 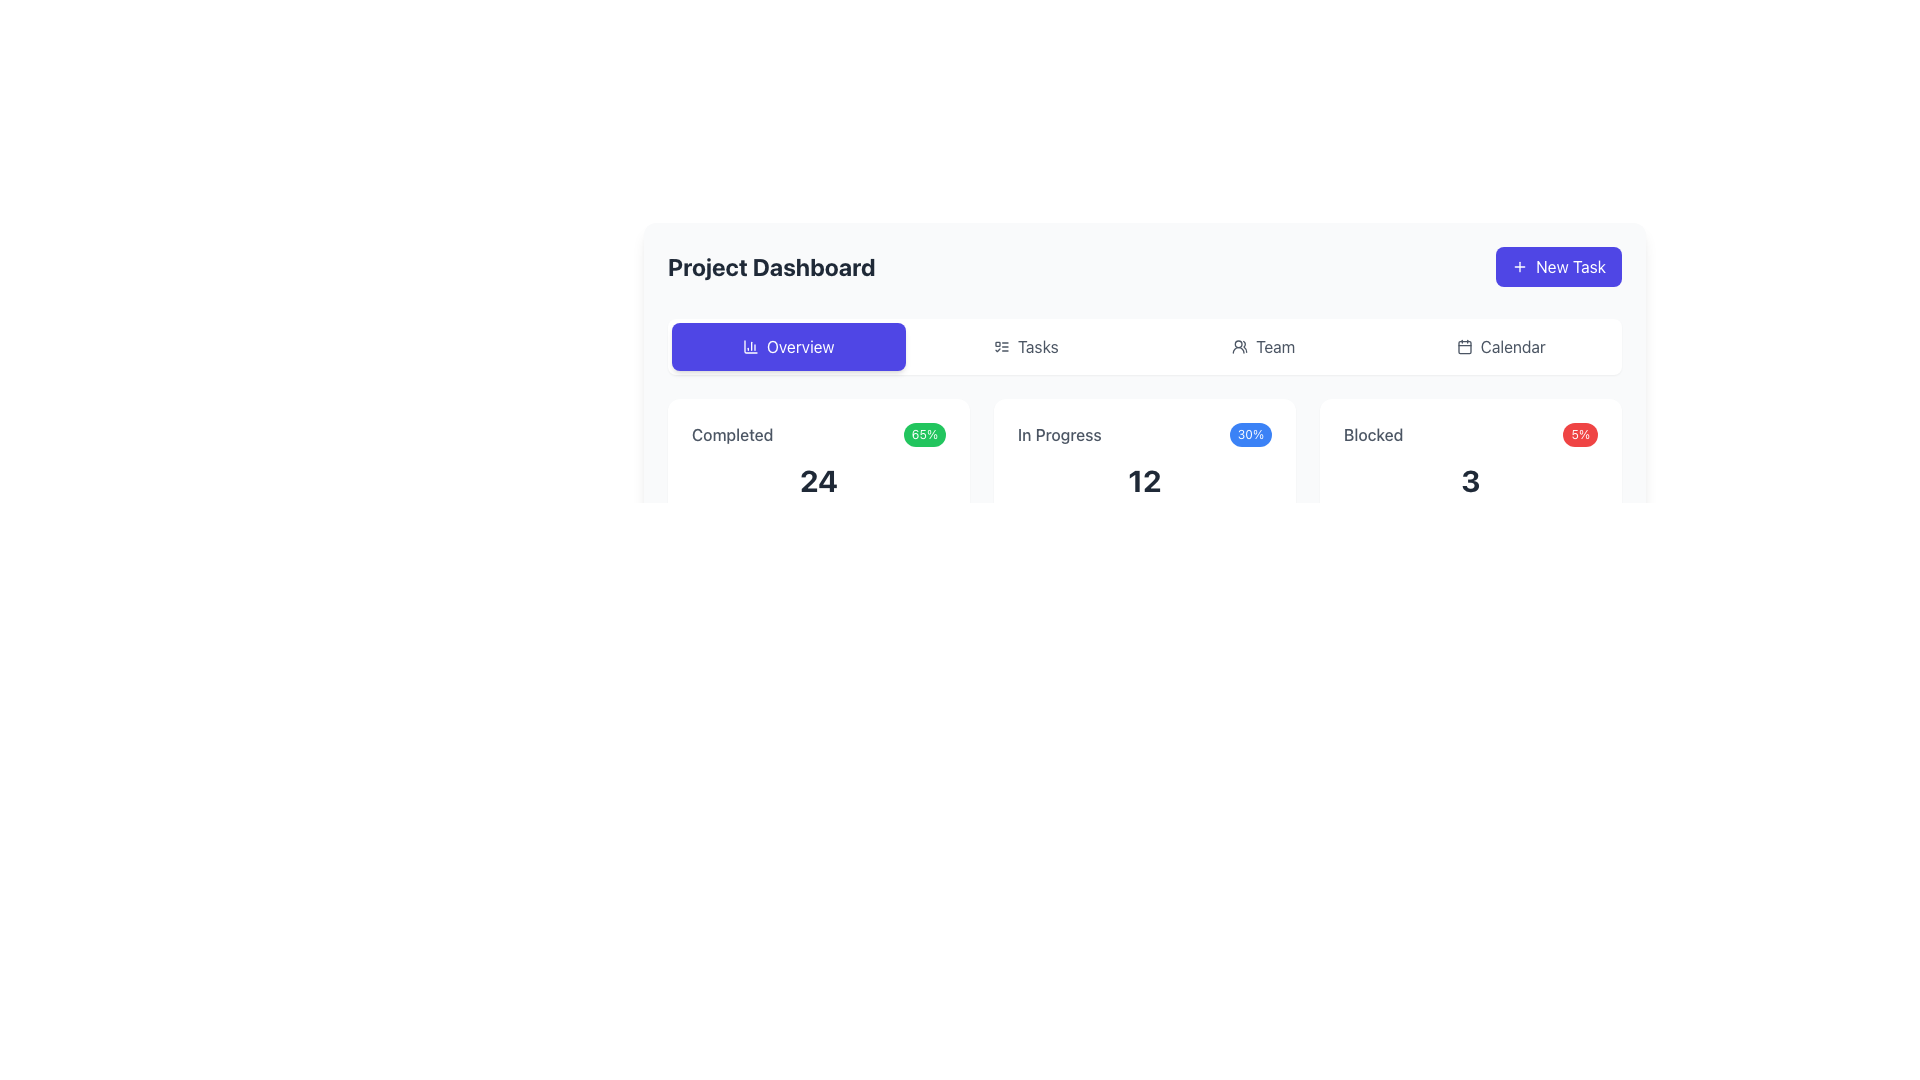 What do you see at coordinates (1464, 346) in the screenshot?
I see `the graphical component of the calendar icon located in the upper right section of the interface, aligned with the 'Calendar' tab in the navigation bar` at bounding box center [1464, 346].